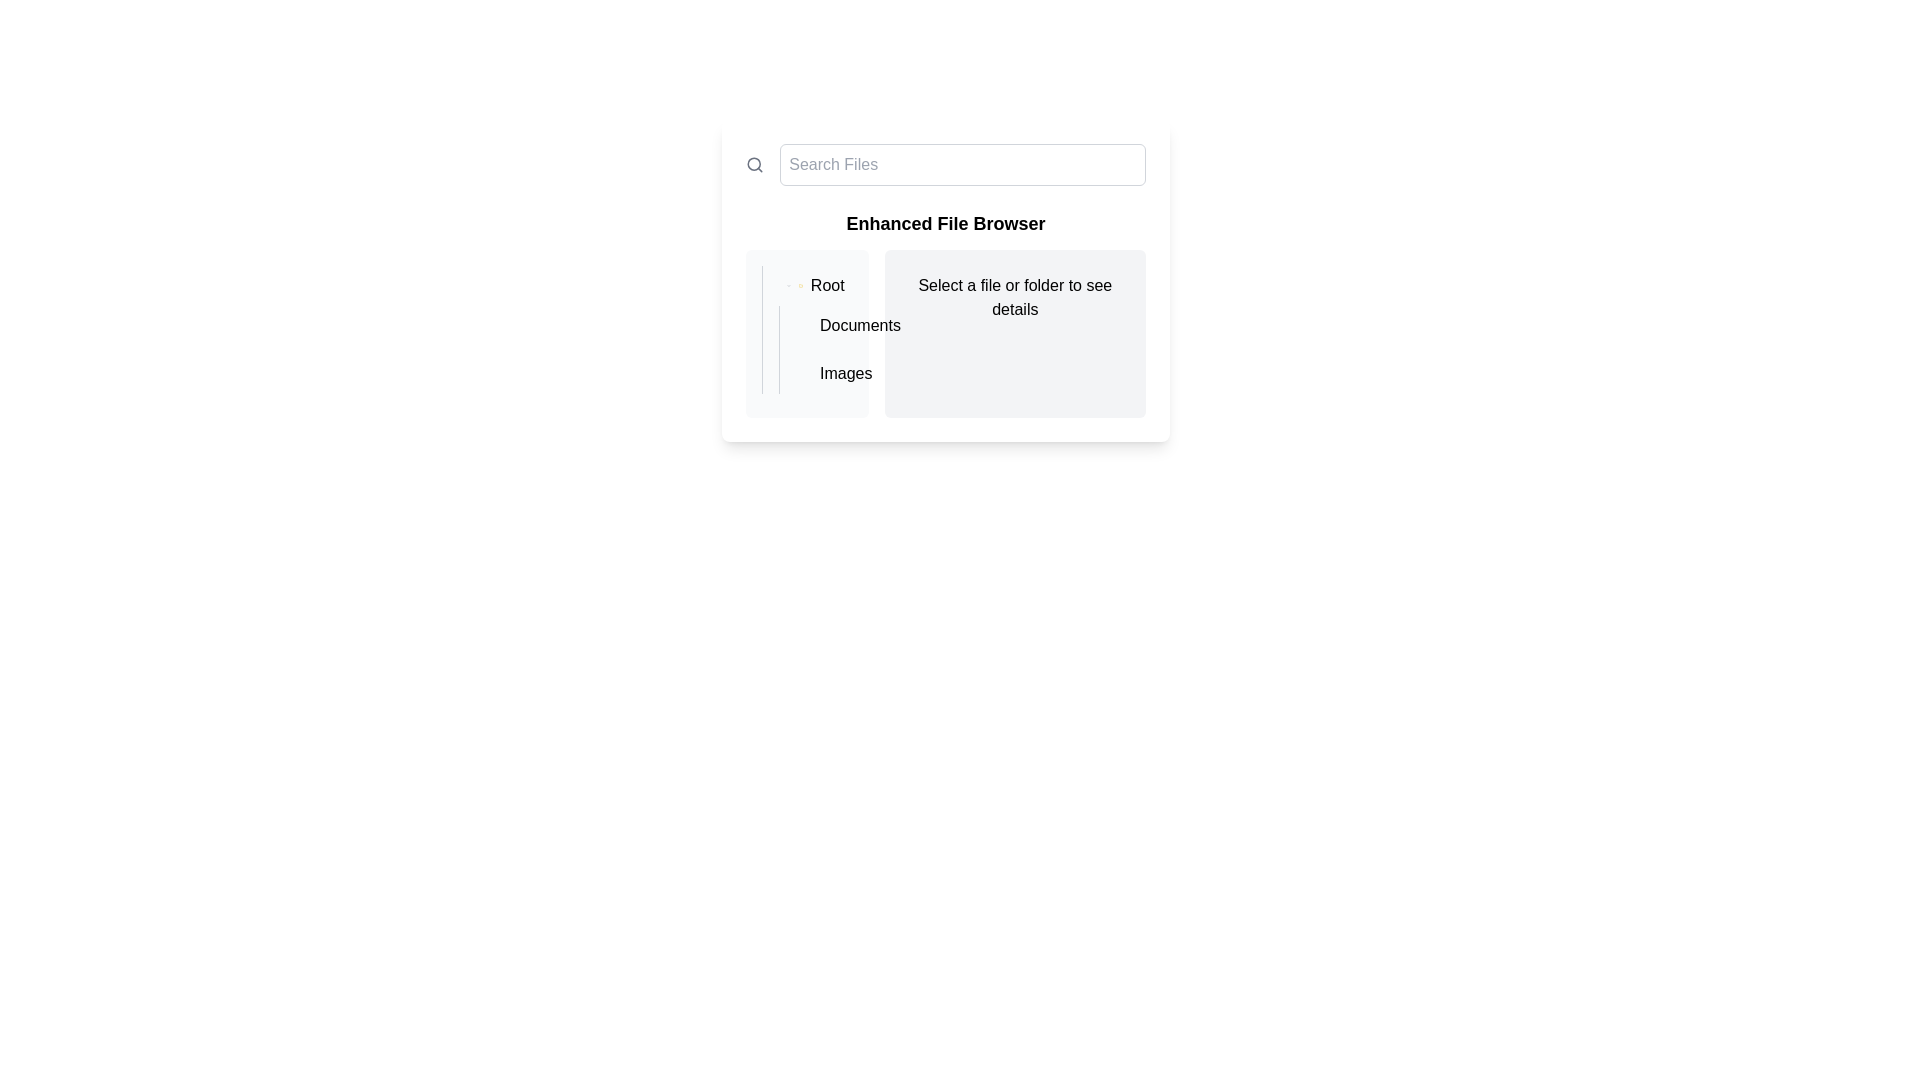 The width and height of the screenshot is (1920, 1080). I want to click on the 'Documents' folder label in the left panel of the file browser, so click(824, 325).